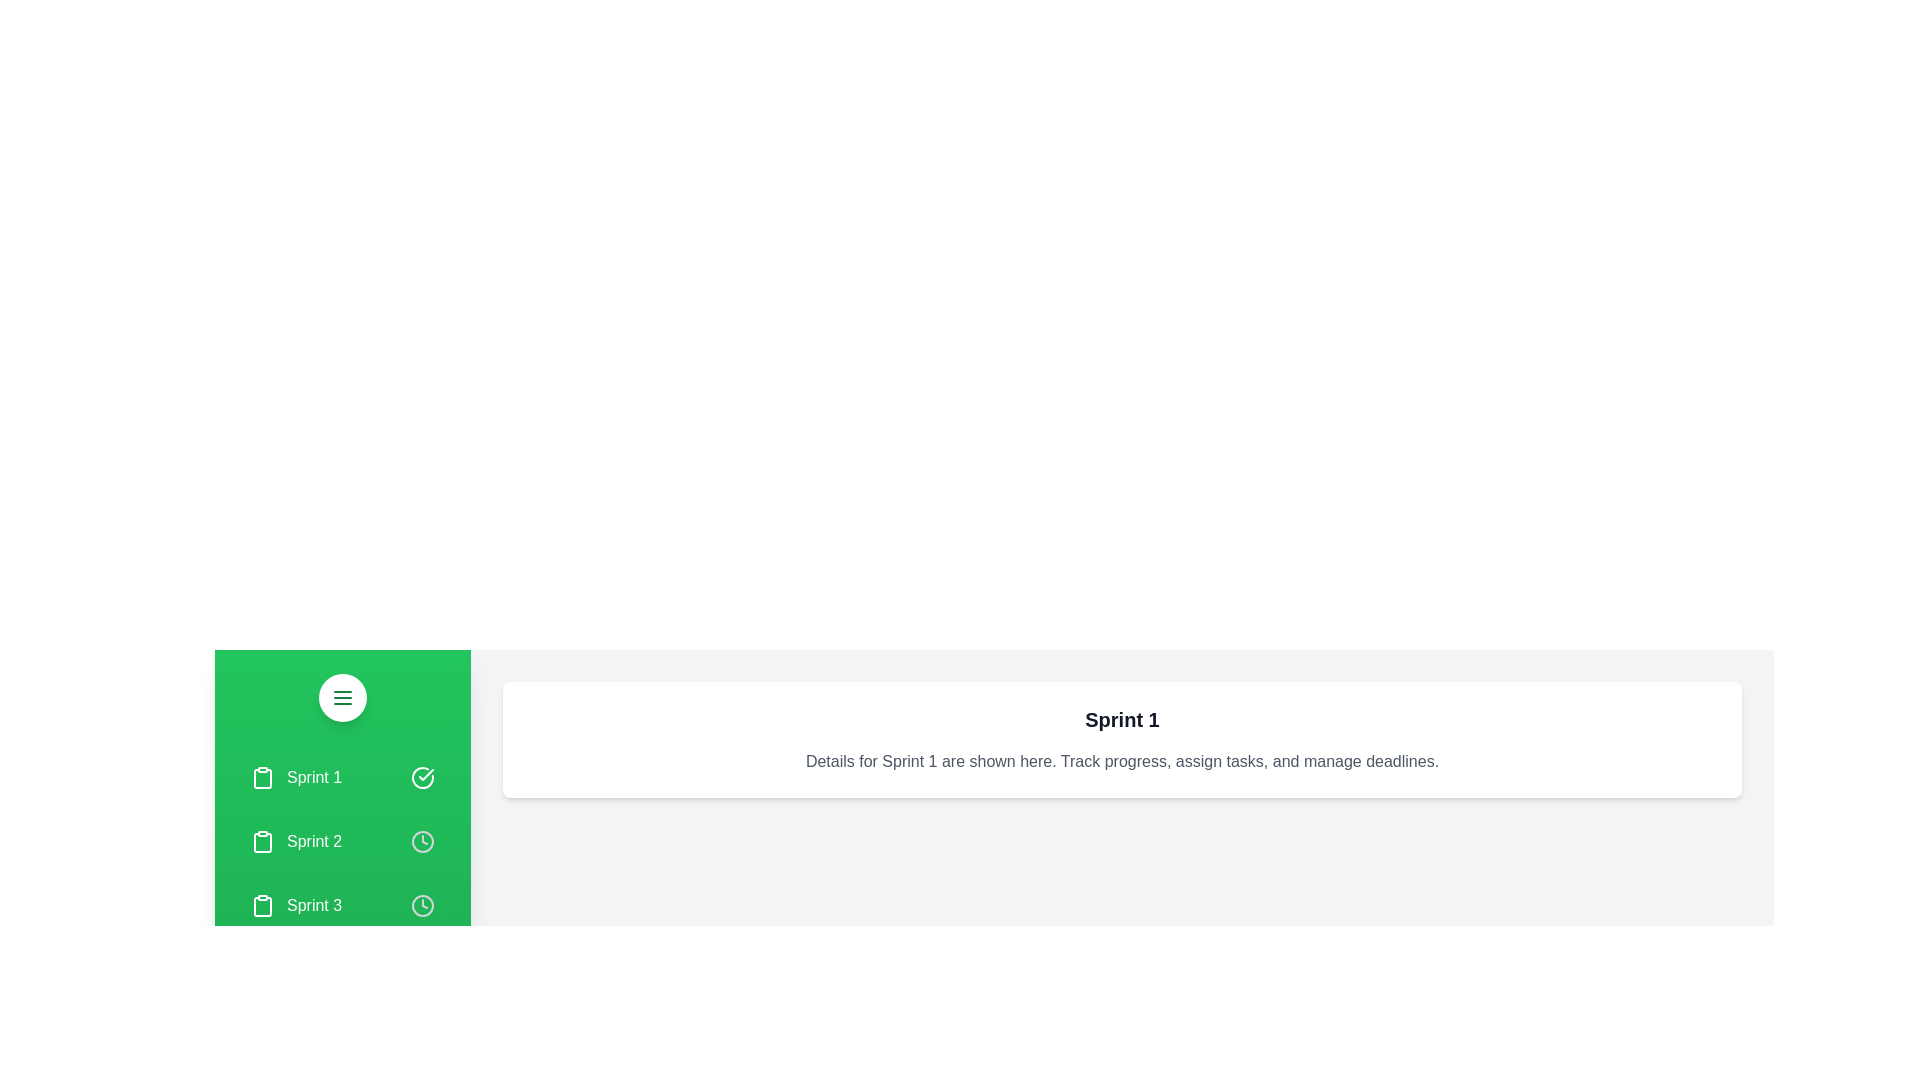 This screenshot has height=1080, width=1920. What do you see at coordinates (342, 697) in the screenshot?
I see `circular button with the menu icon to toggle the drawer open or closed` at bounding box center [342, 697].